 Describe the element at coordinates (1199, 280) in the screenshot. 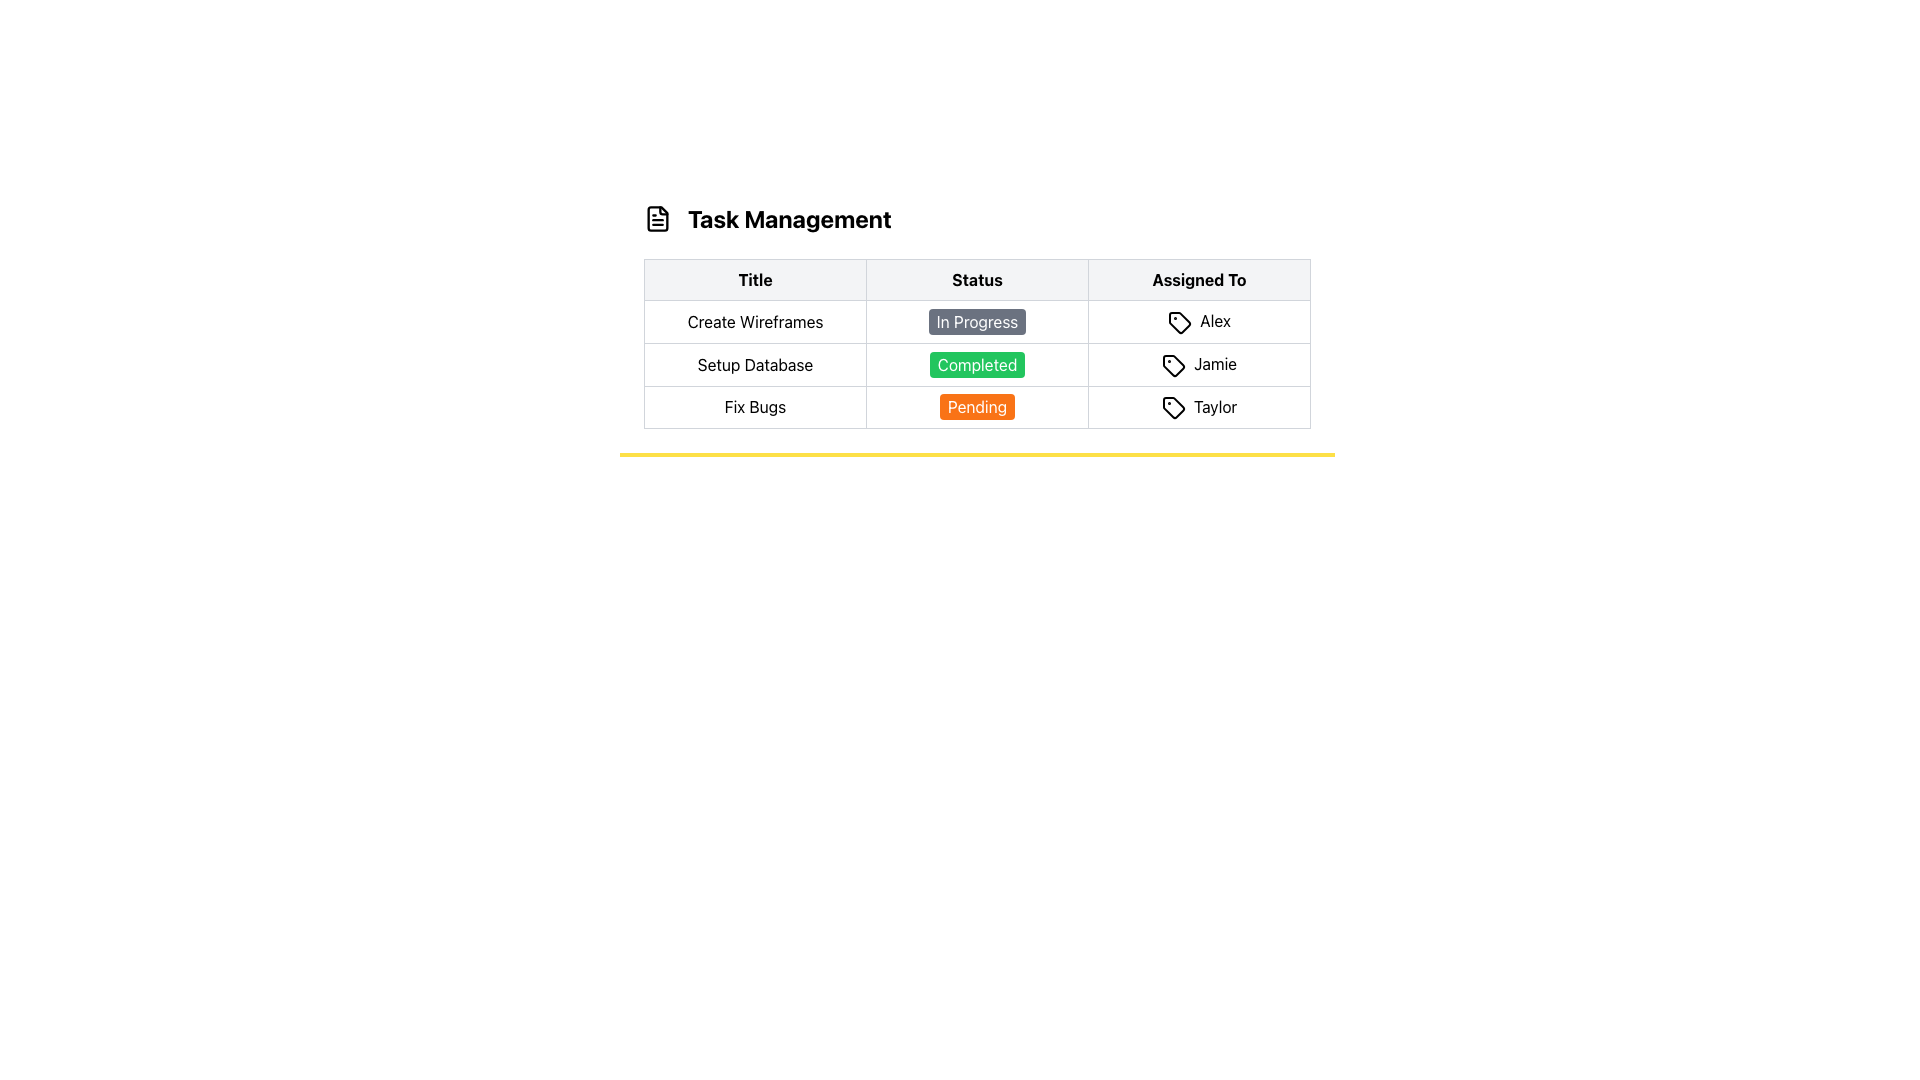

I see `the 'Assigned To' text label element, which is a bold, black font label within a bordered rectangle in the top-right of the table's last column header` at that location.